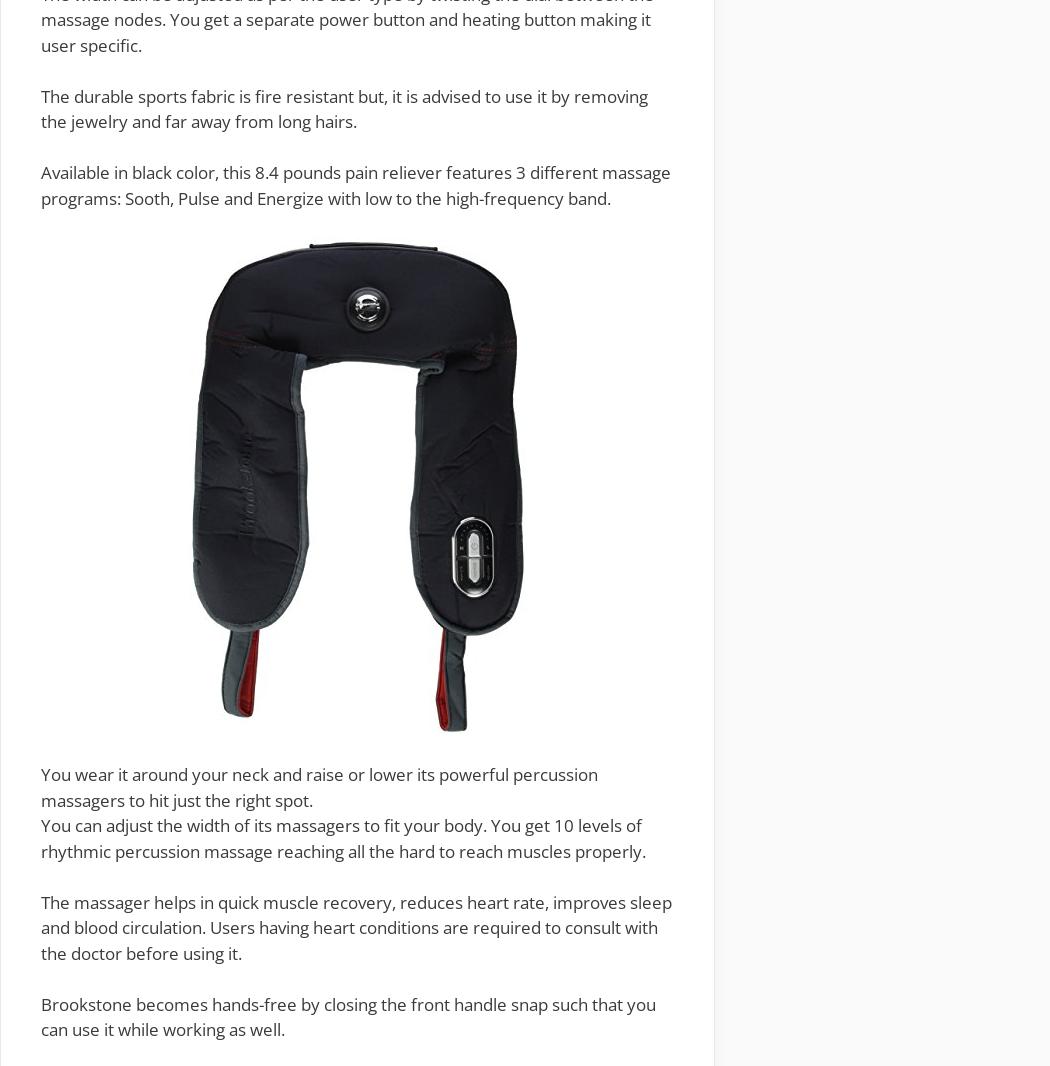 This screenshot has width=1050, height=1066. What do you see at coordinates (363, 196) in the screenshot?
I see `': Sooth, Pulse and Energize with low to the high-frequency band.'` at bounding box center [363, 196].